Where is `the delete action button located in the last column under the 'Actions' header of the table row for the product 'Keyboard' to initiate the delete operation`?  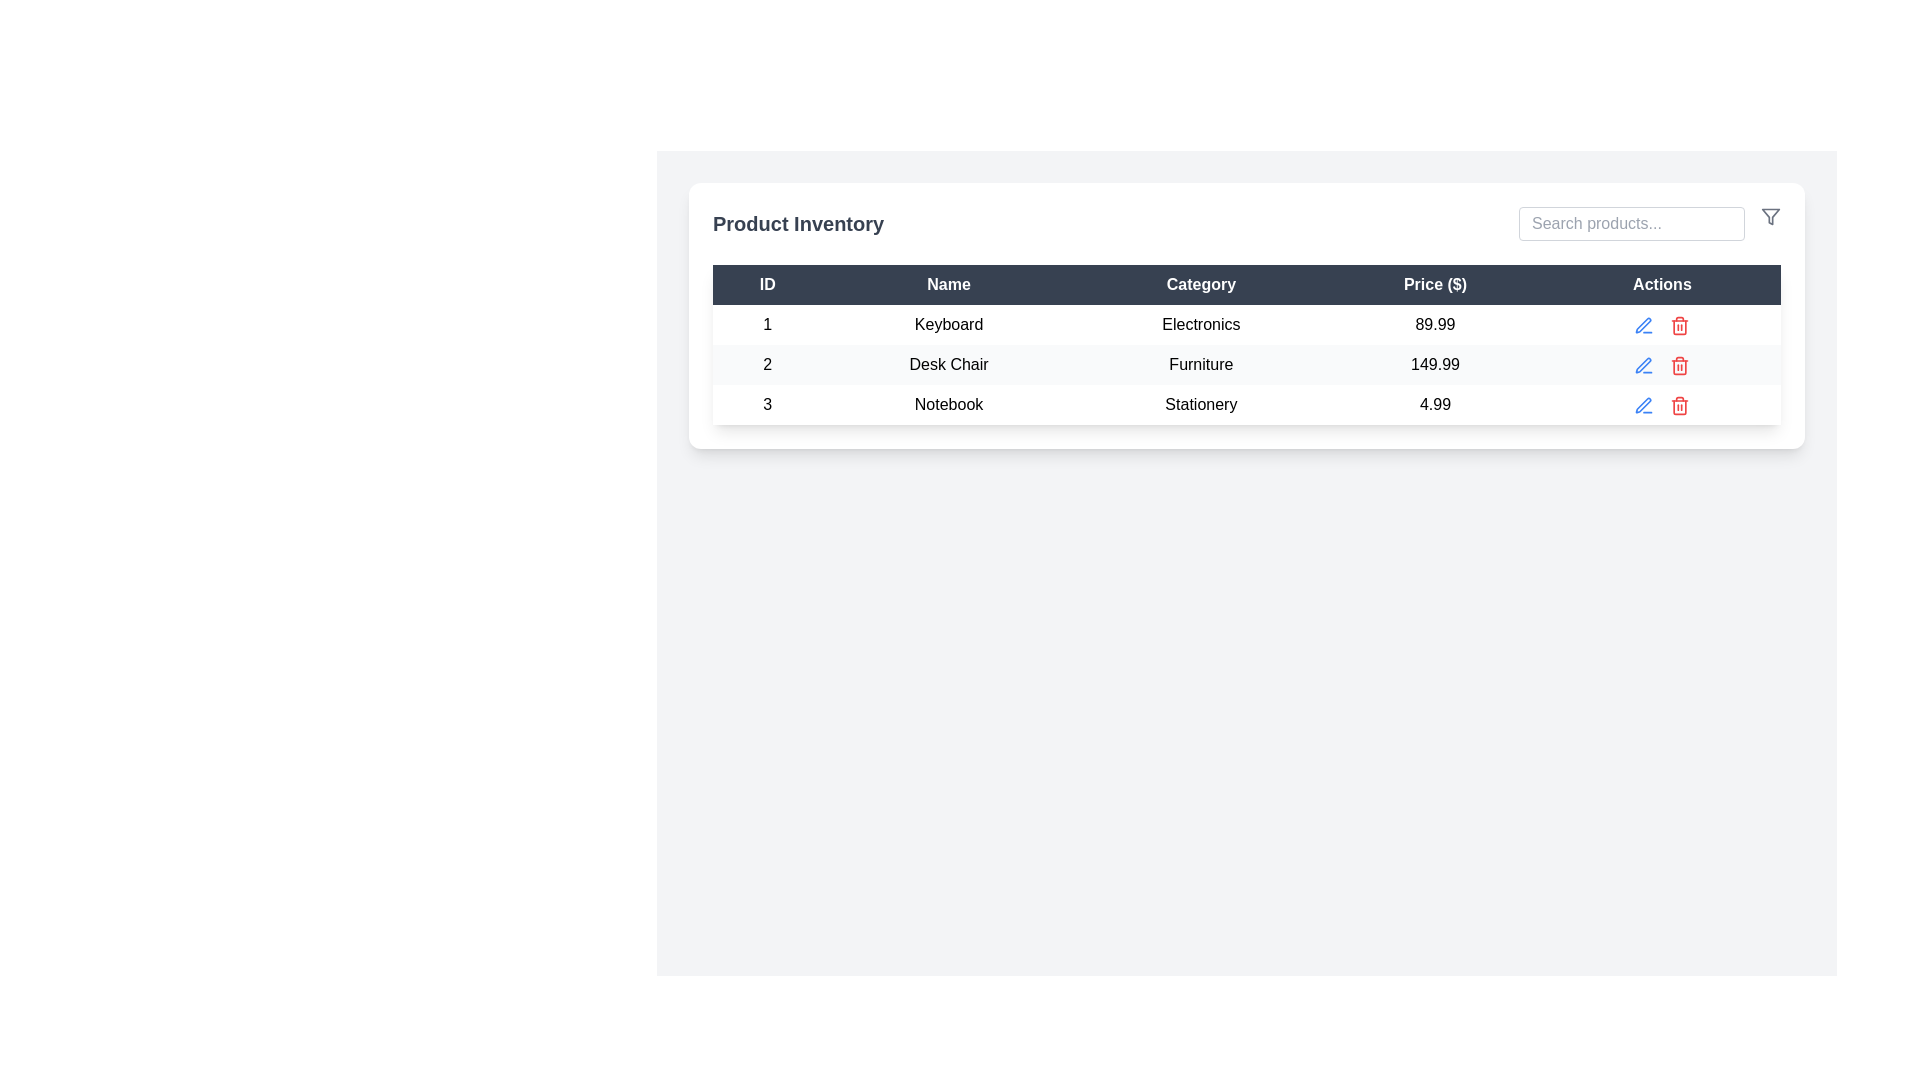 the delete action button located in the last column under the 'Actions' header of the table row for the product 'Keyboard' to initiate the delete operation is located at coordinates (1680, 323).